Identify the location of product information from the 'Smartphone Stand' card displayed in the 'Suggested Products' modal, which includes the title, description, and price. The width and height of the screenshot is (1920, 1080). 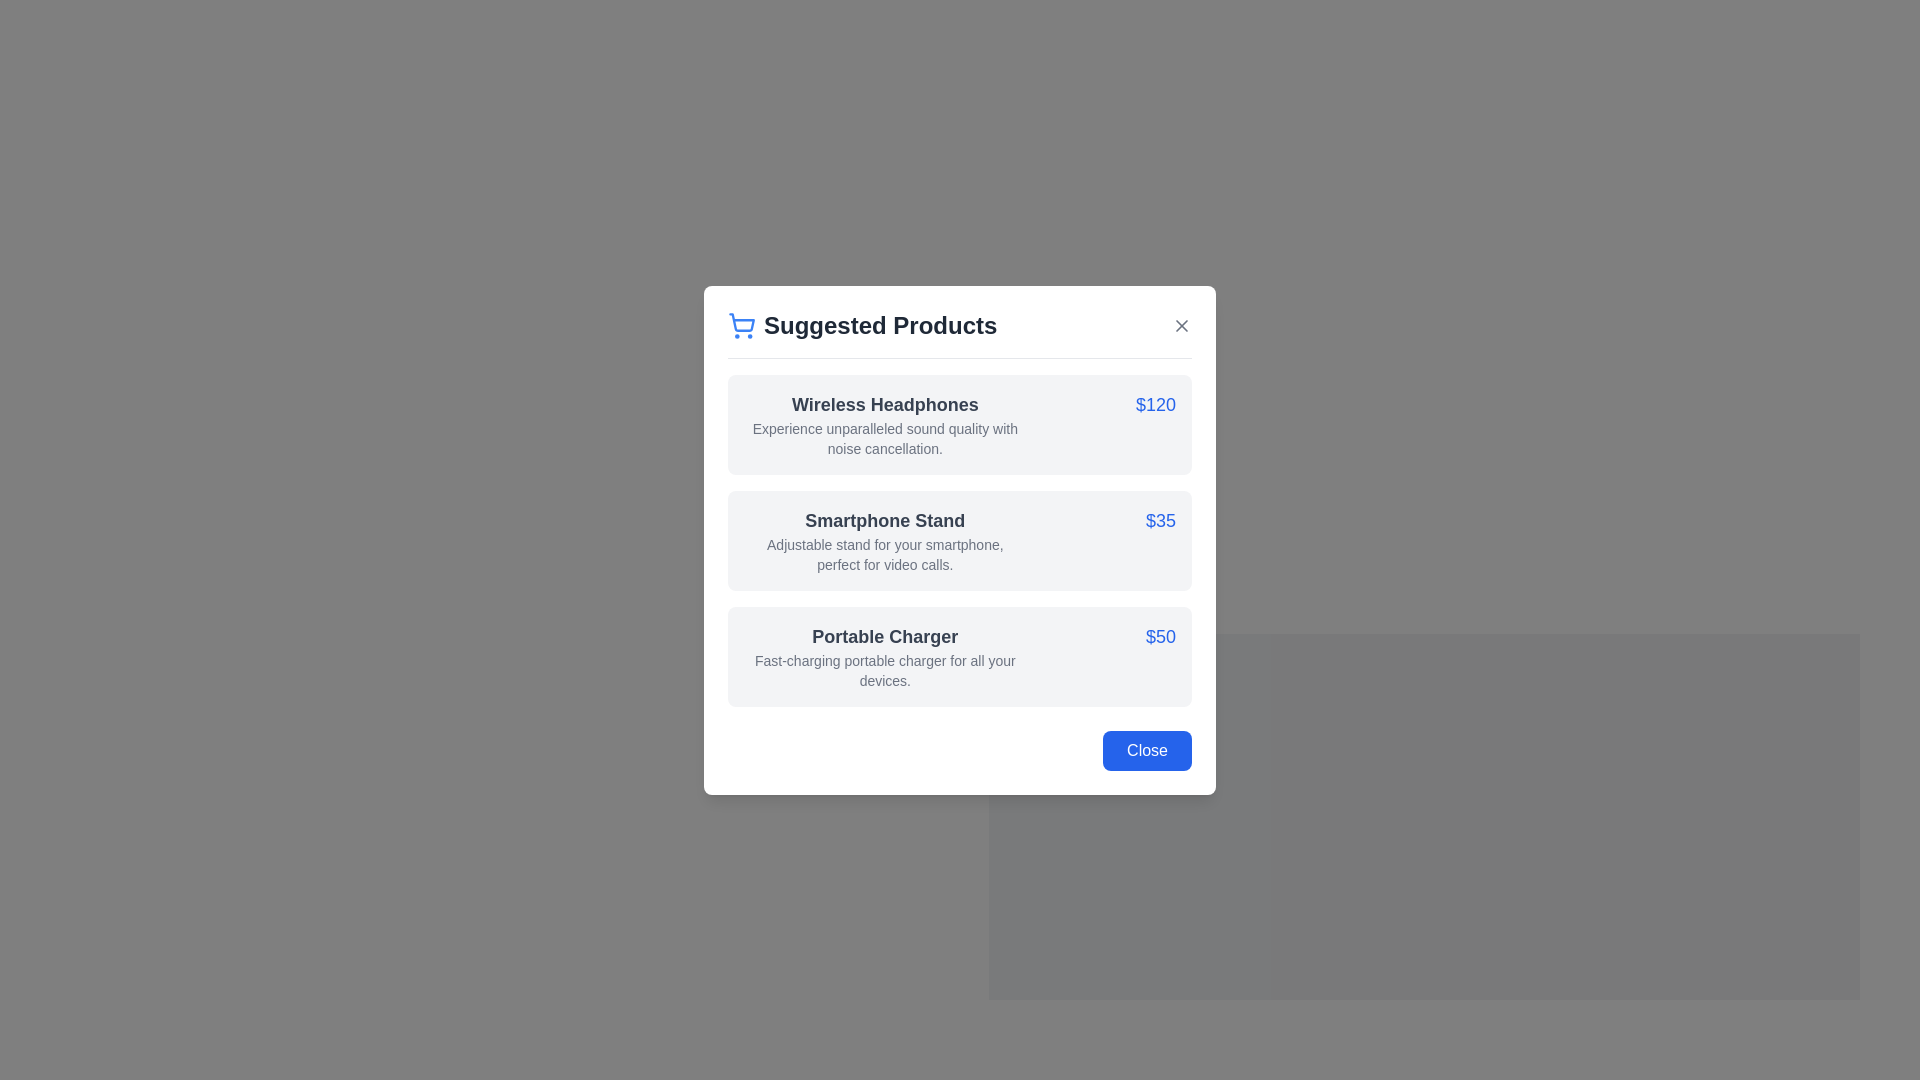
(960, 540).